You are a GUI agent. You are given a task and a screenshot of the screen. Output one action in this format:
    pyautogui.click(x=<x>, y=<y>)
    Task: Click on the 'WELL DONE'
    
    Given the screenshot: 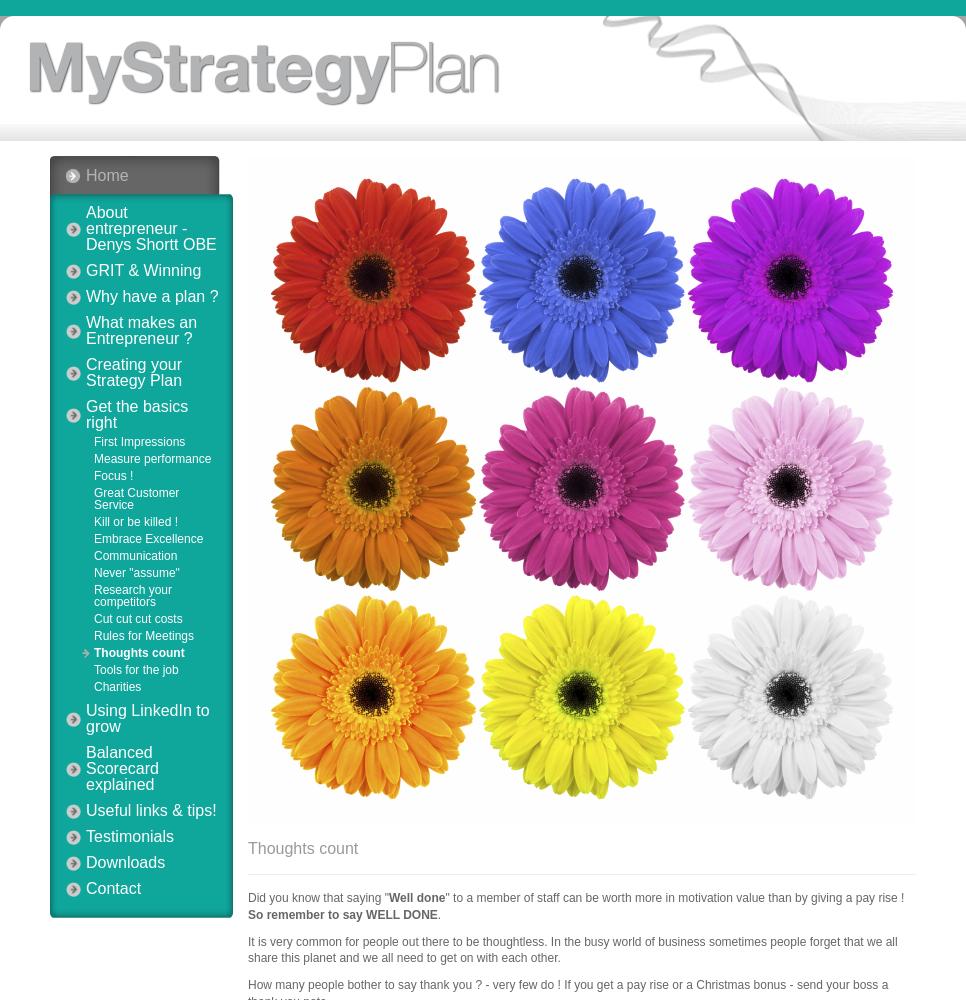 What is the action you would take?
    pyautogui.click(x=401, y=914)
    